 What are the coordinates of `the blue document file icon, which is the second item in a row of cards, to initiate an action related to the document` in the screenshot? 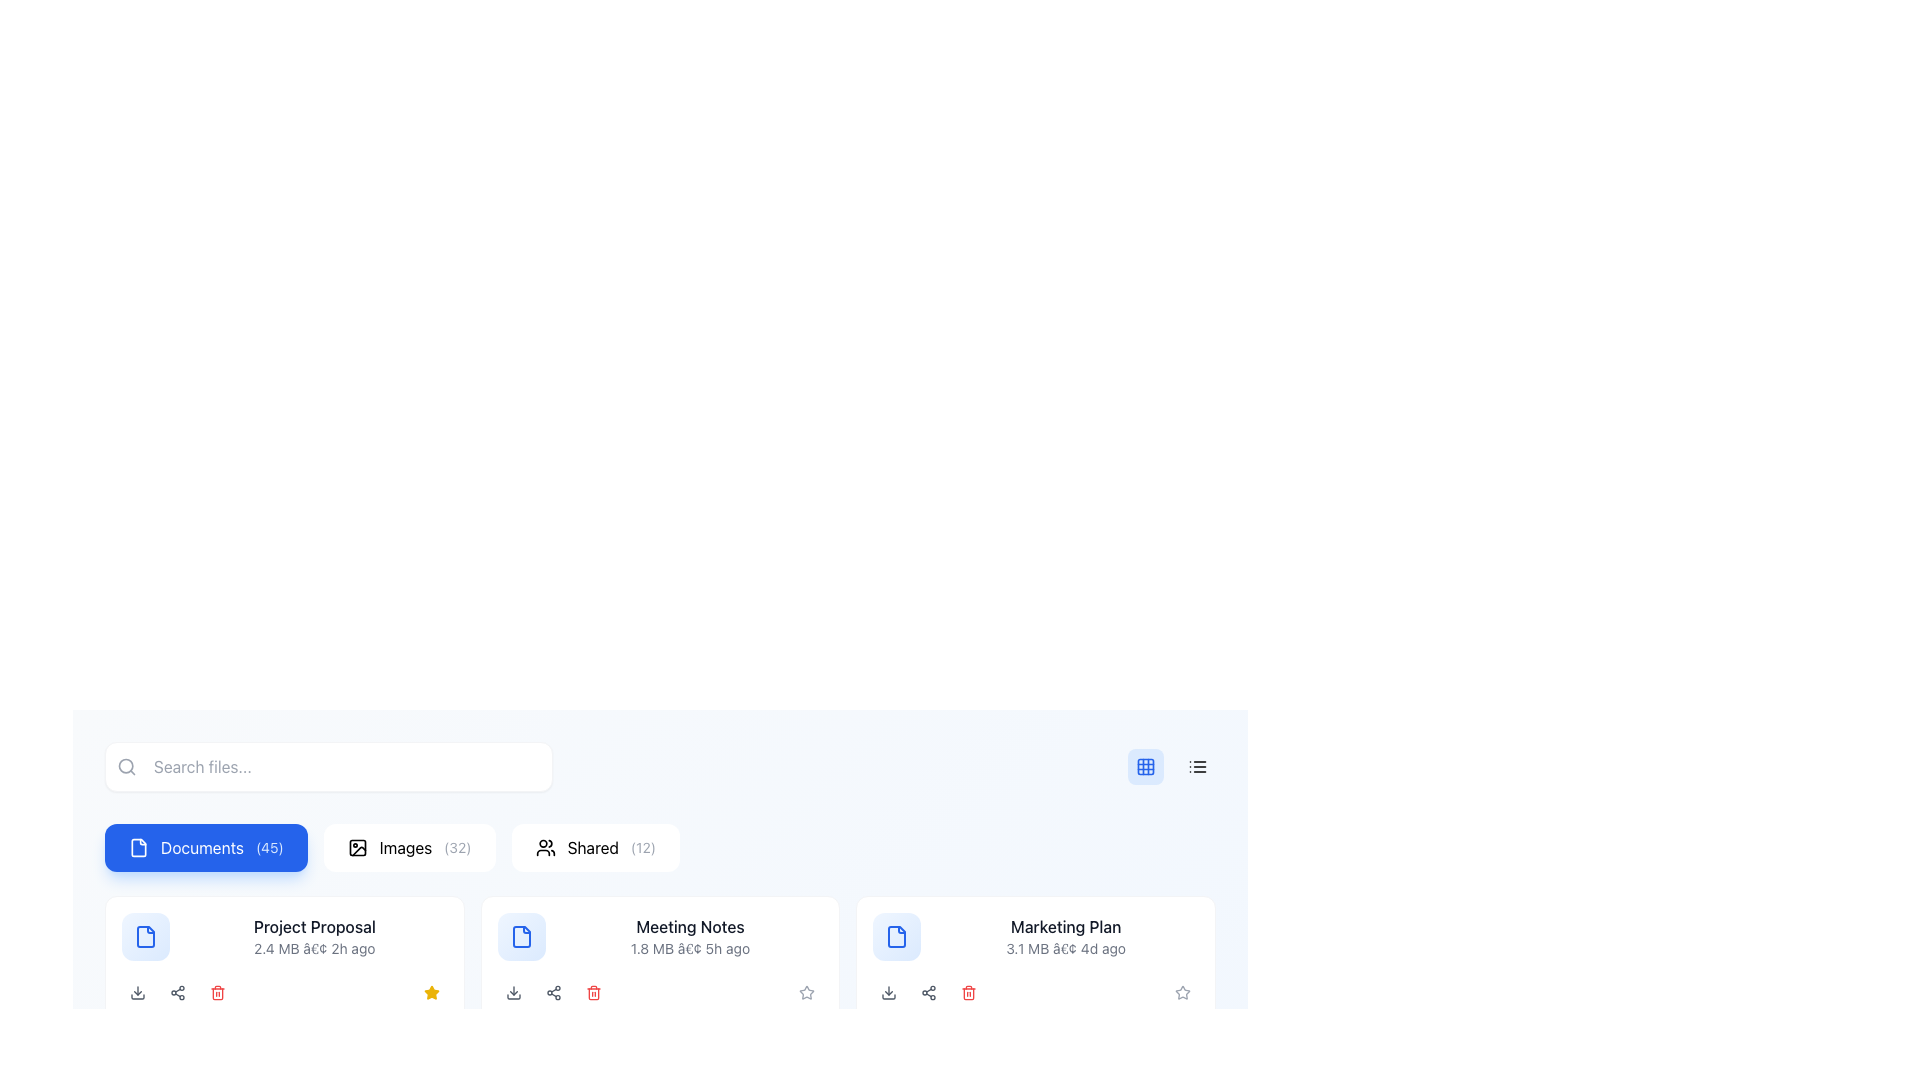 It's located at (521, 937).